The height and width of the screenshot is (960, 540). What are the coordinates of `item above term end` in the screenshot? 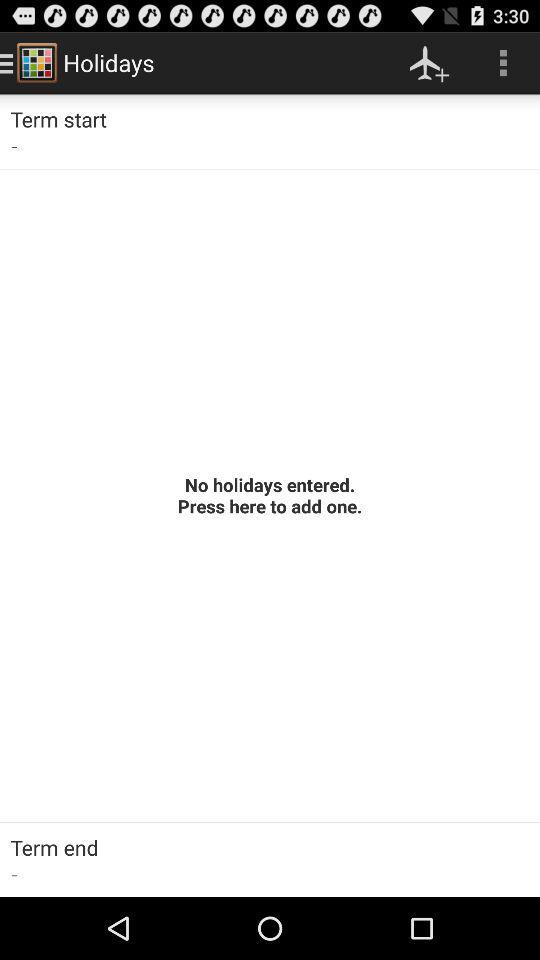 It's located at (270, 494).